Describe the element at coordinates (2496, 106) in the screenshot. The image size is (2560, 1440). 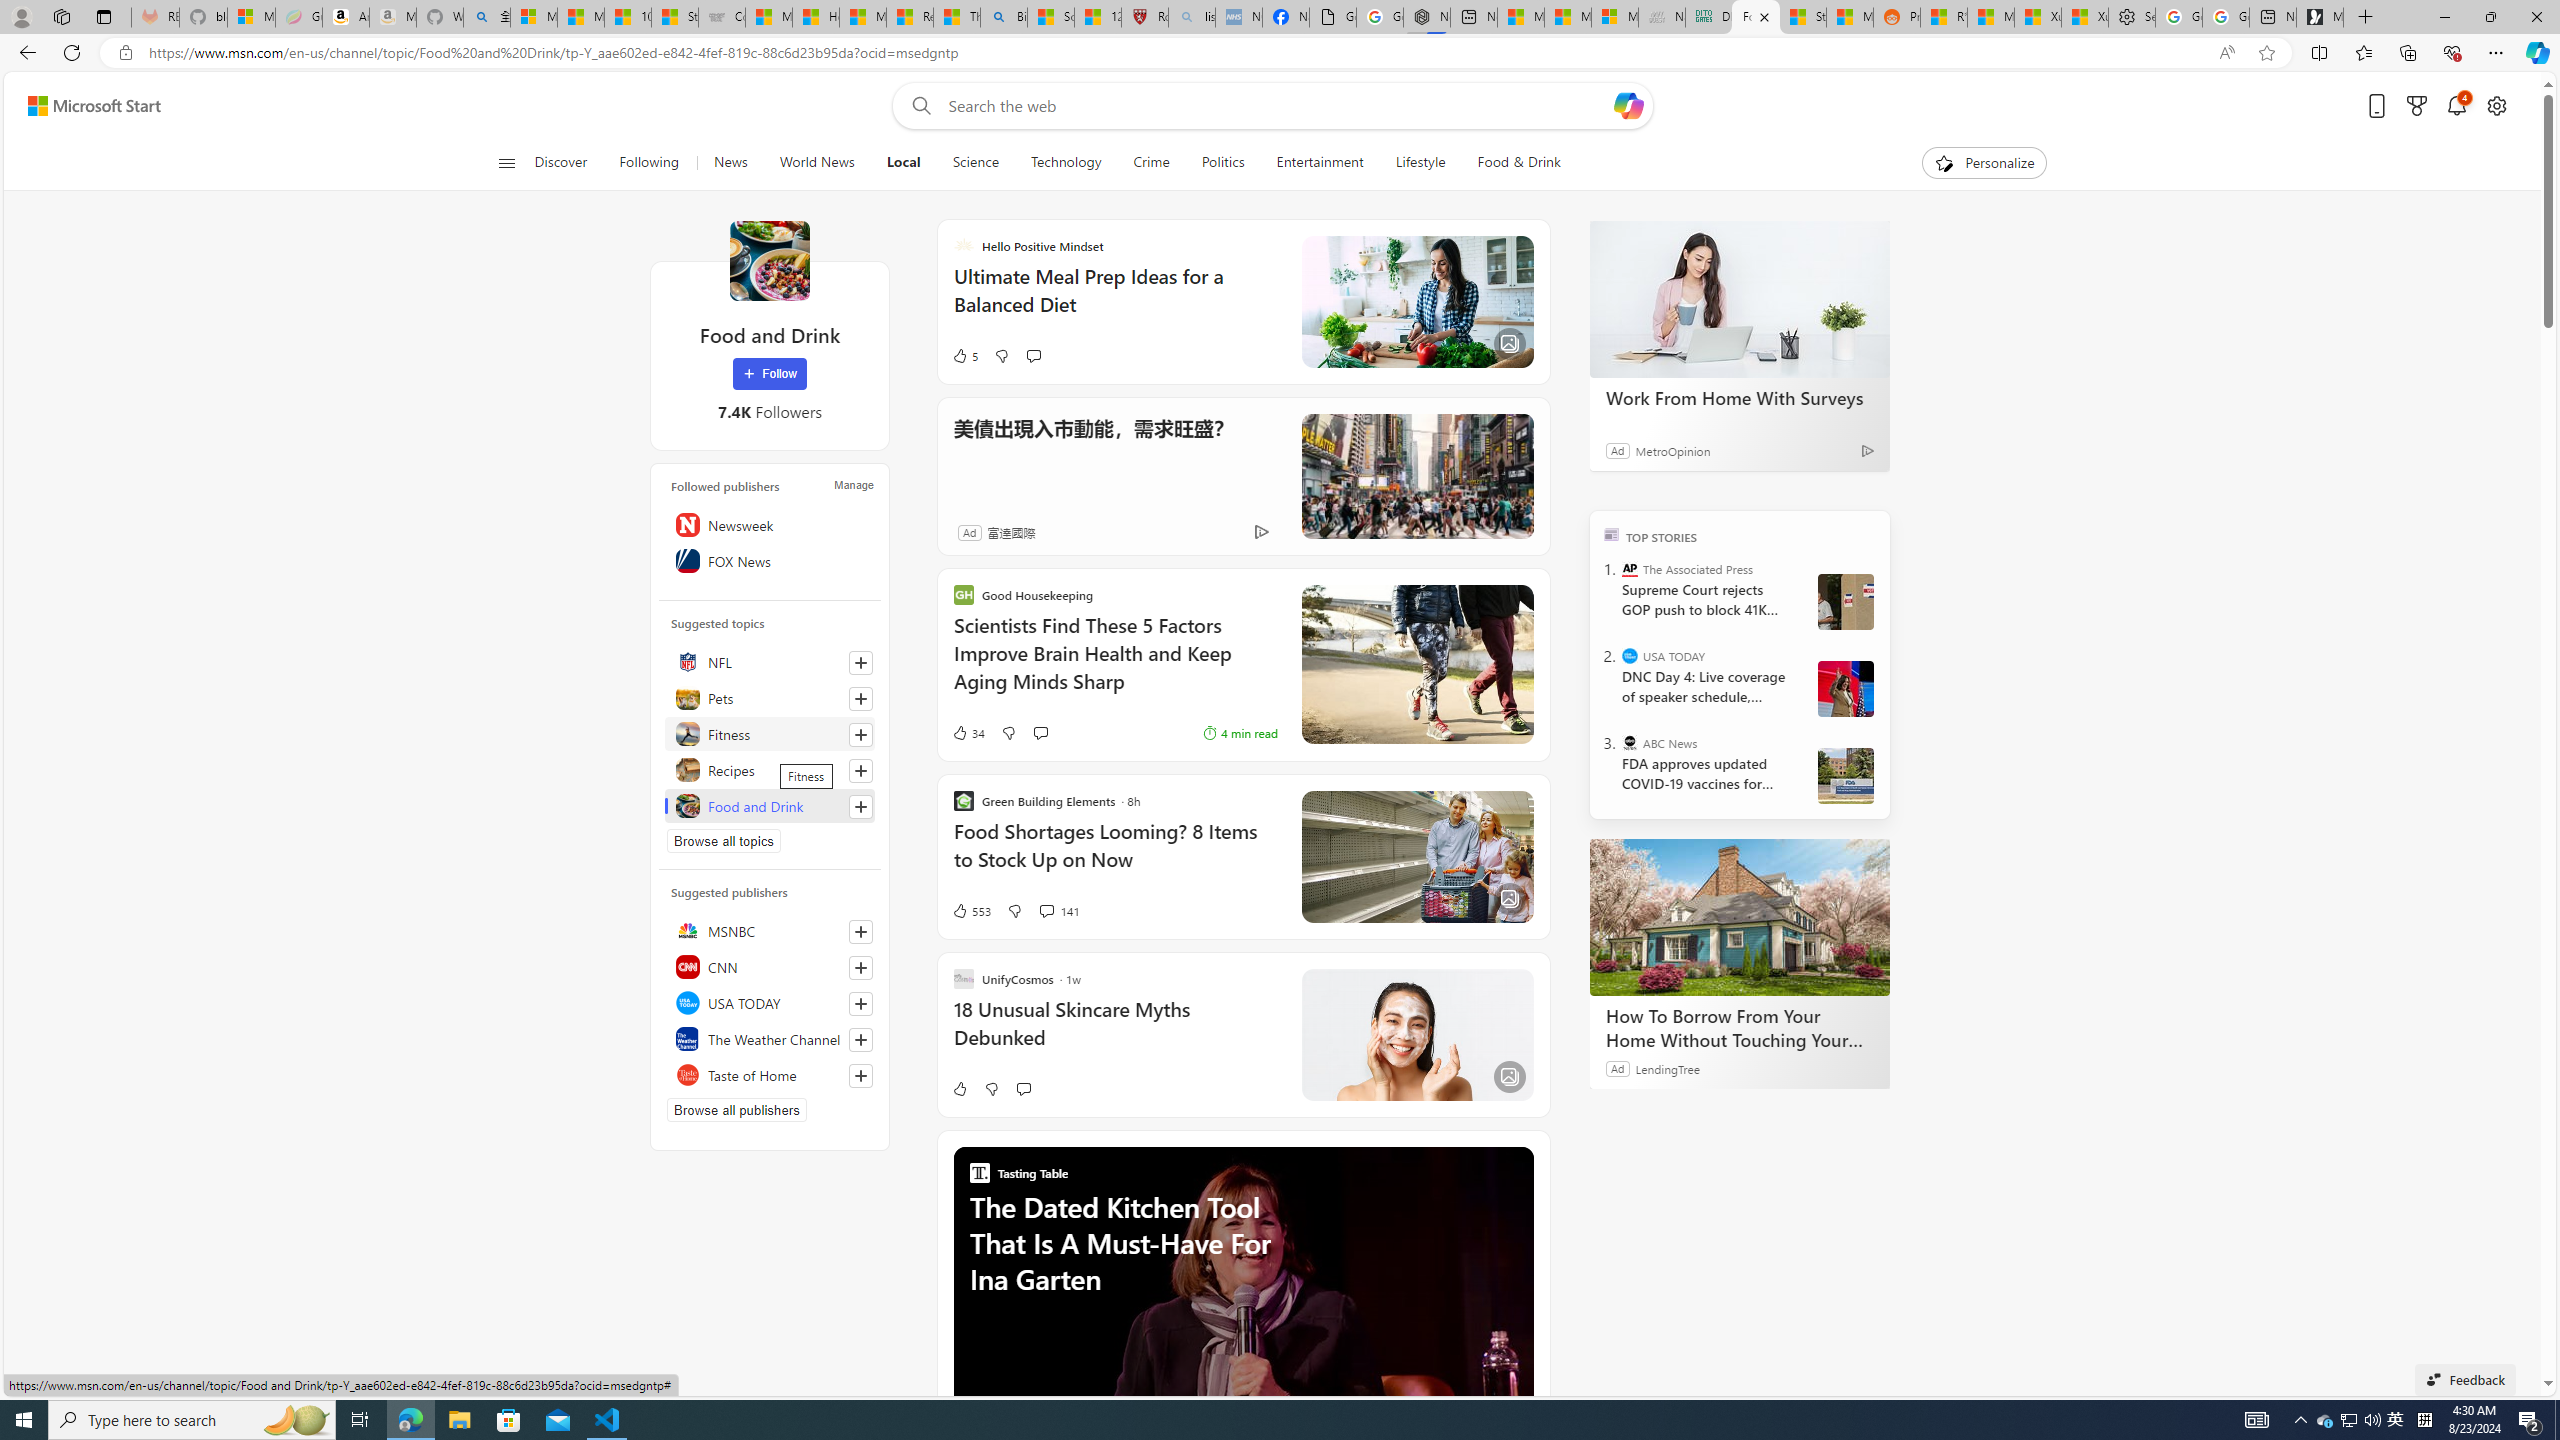
I see `'Open settings'` at that location.